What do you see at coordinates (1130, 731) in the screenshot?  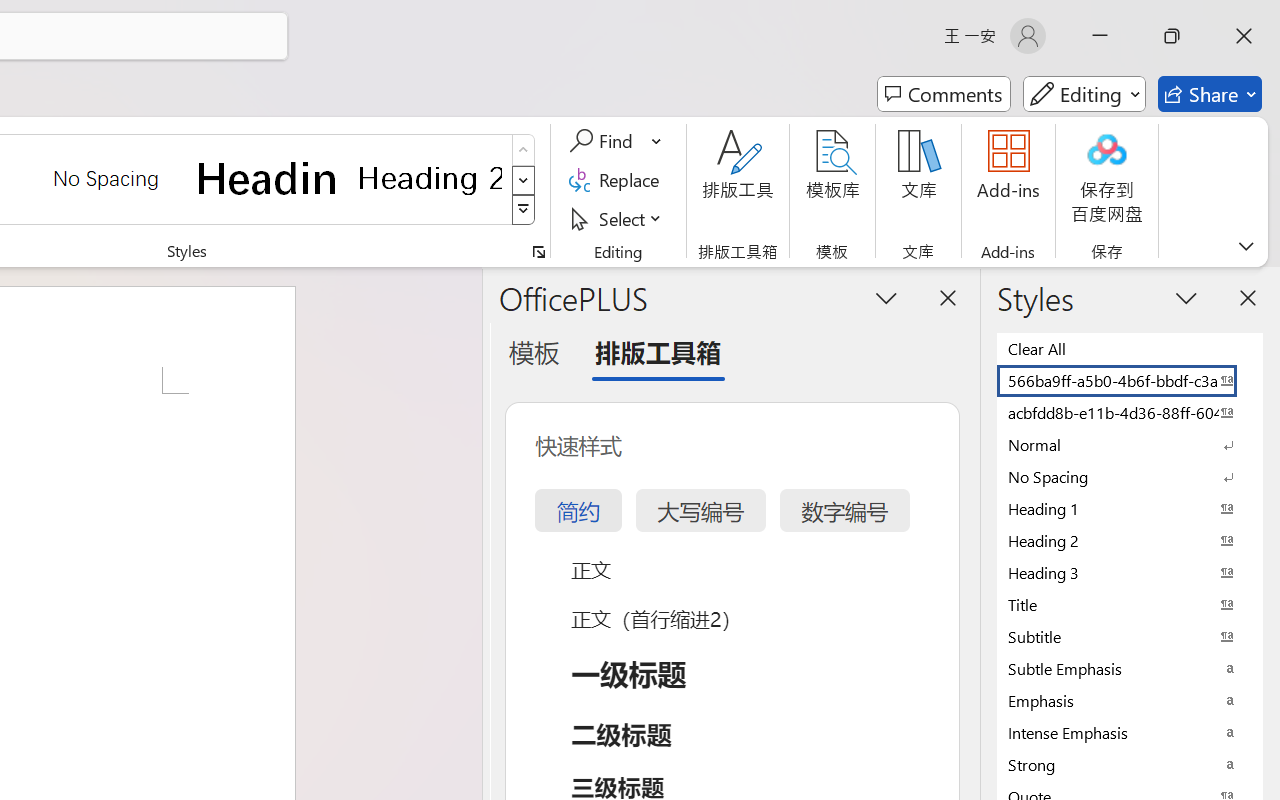 I see `'Intense Emphasis'` at bounding box center [1130, 731].